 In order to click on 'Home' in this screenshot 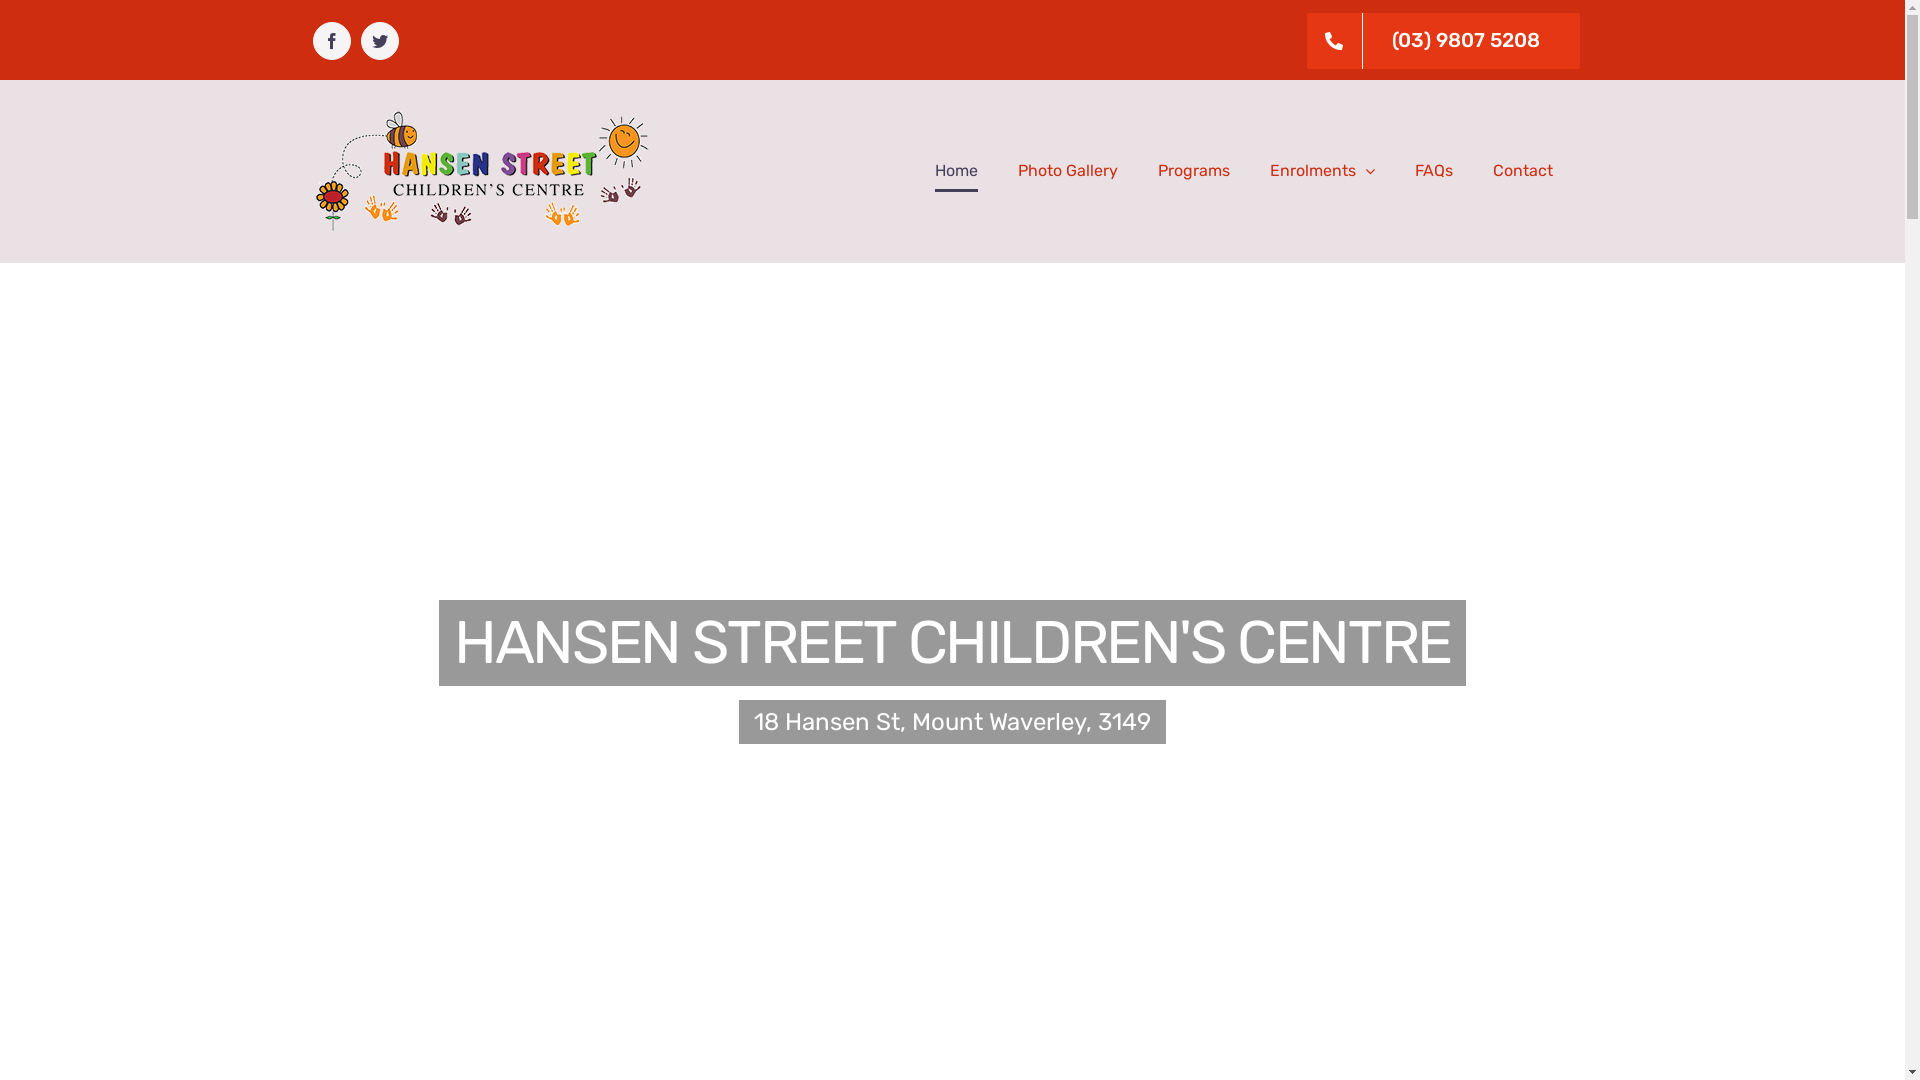, I will do `click(954, 169)`.